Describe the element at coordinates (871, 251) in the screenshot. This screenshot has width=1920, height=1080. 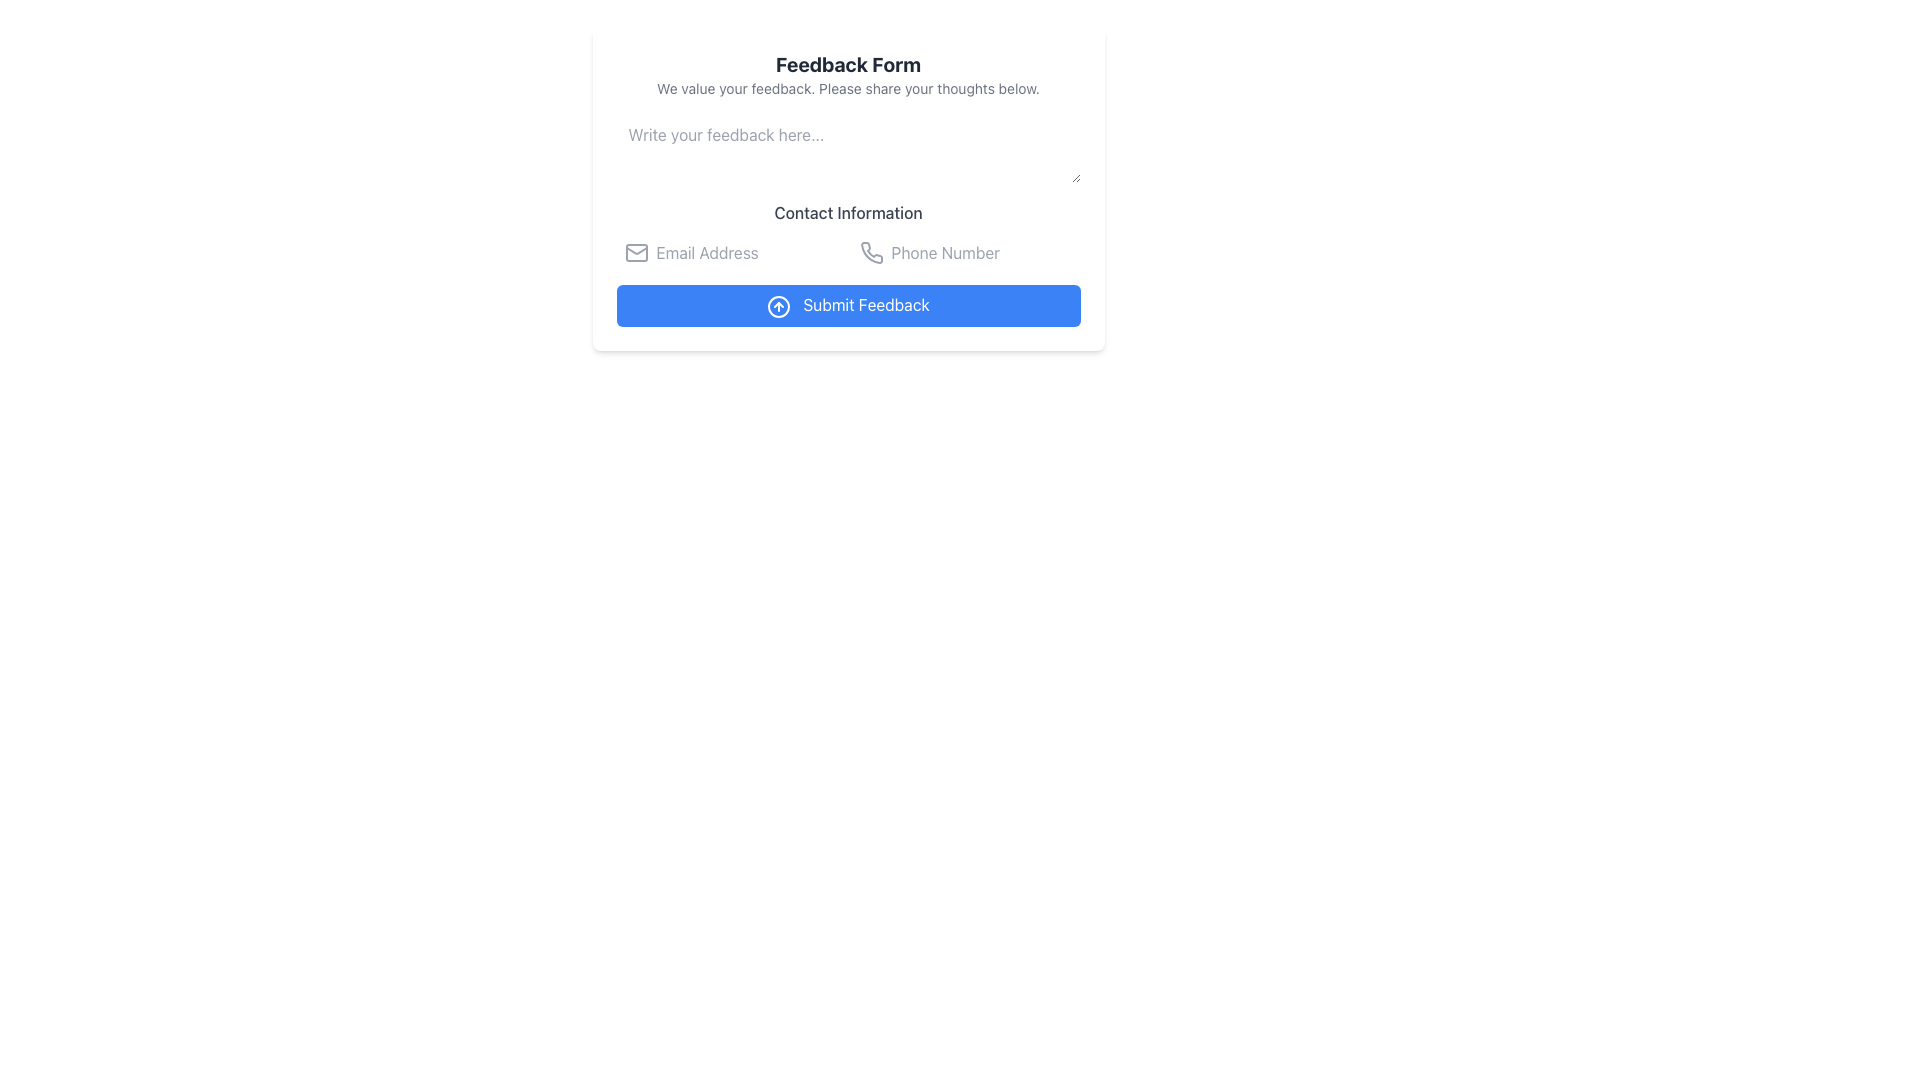
I see `the phone icon representing the 'Phone Number' field located in the 'Contact Information' section, which is the only phone icon to the left of the 'Phone Number' label` at that location.